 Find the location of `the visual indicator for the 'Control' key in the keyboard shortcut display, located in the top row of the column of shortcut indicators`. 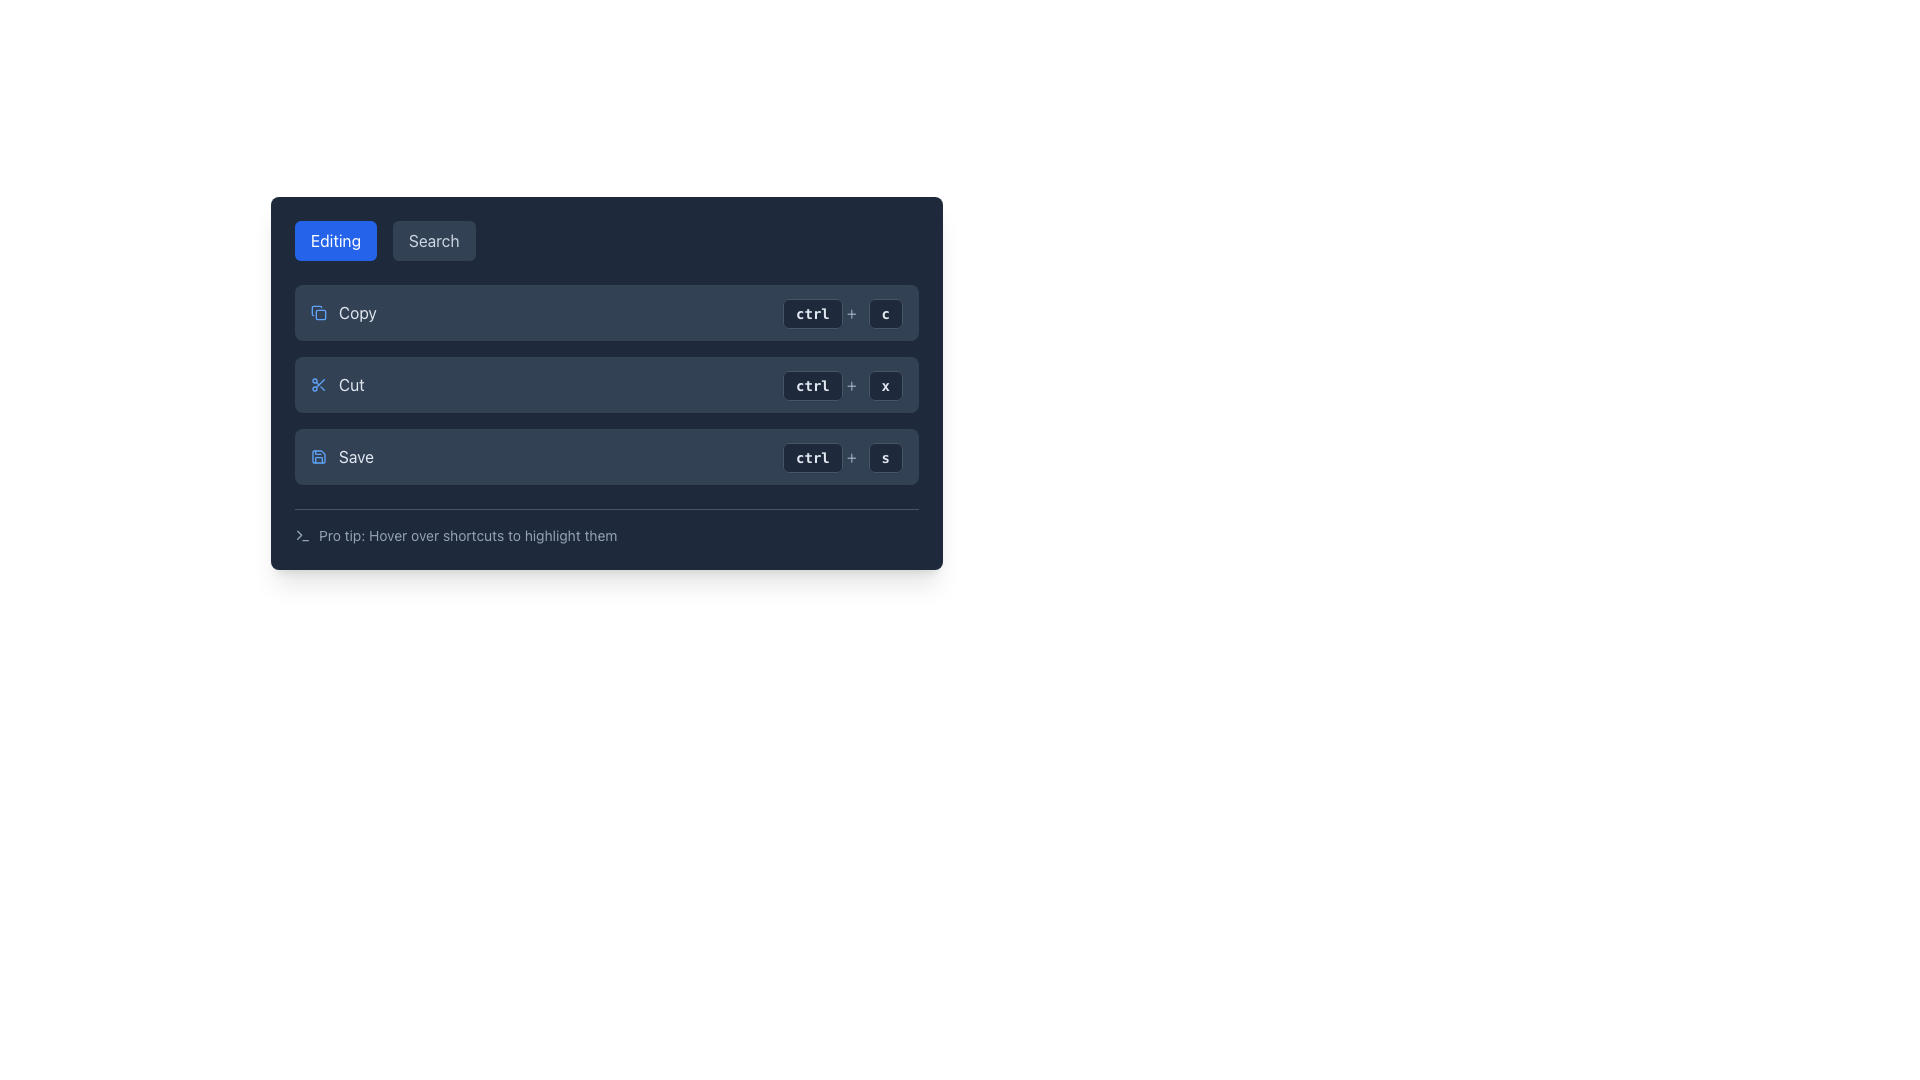

the visual indicator for the 'Control' key in the keyboard shortcut display, located in the top row of the column of shortcut indicators is located at coordinates (812, 313).